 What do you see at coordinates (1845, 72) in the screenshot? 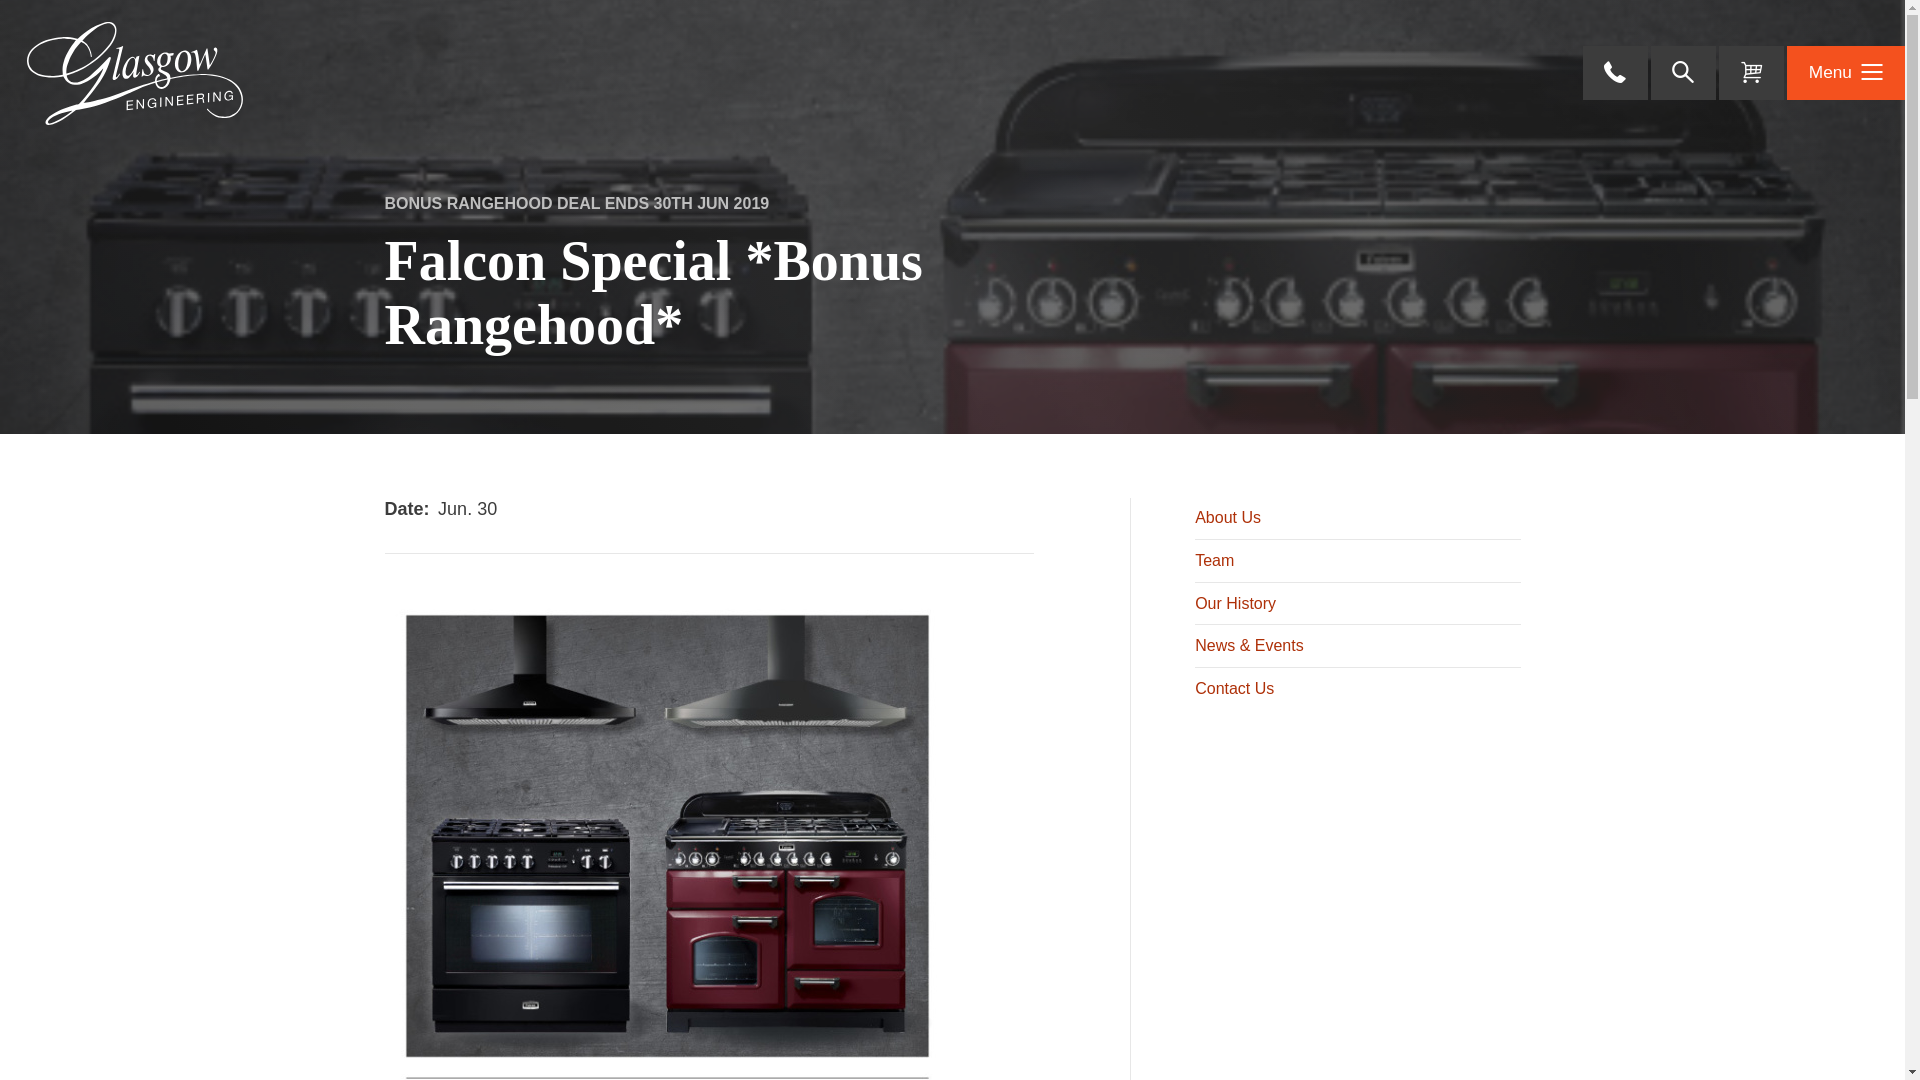
I see `'Menu'` at bounding box center [1845, 72].